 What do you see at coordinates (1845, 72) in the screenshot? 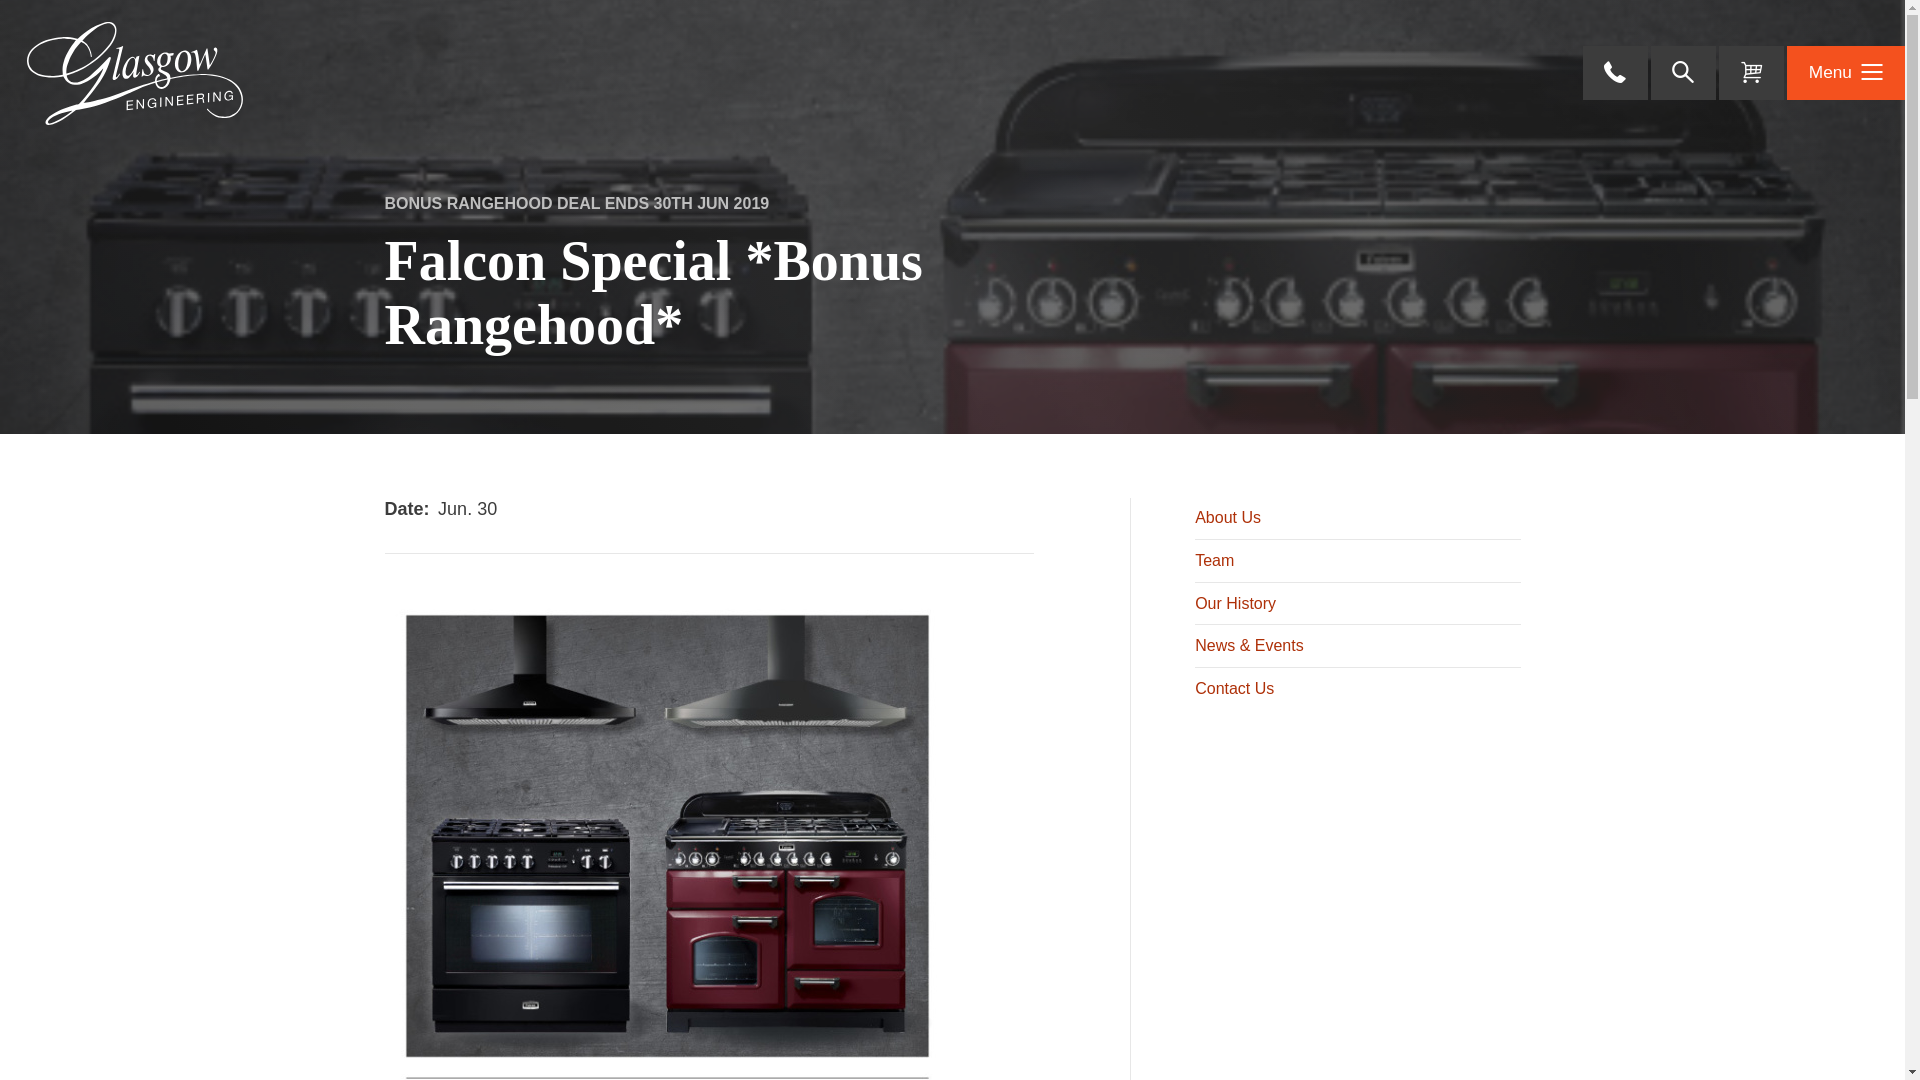
I see `'Menu'` at bounding box center [1845, 72].